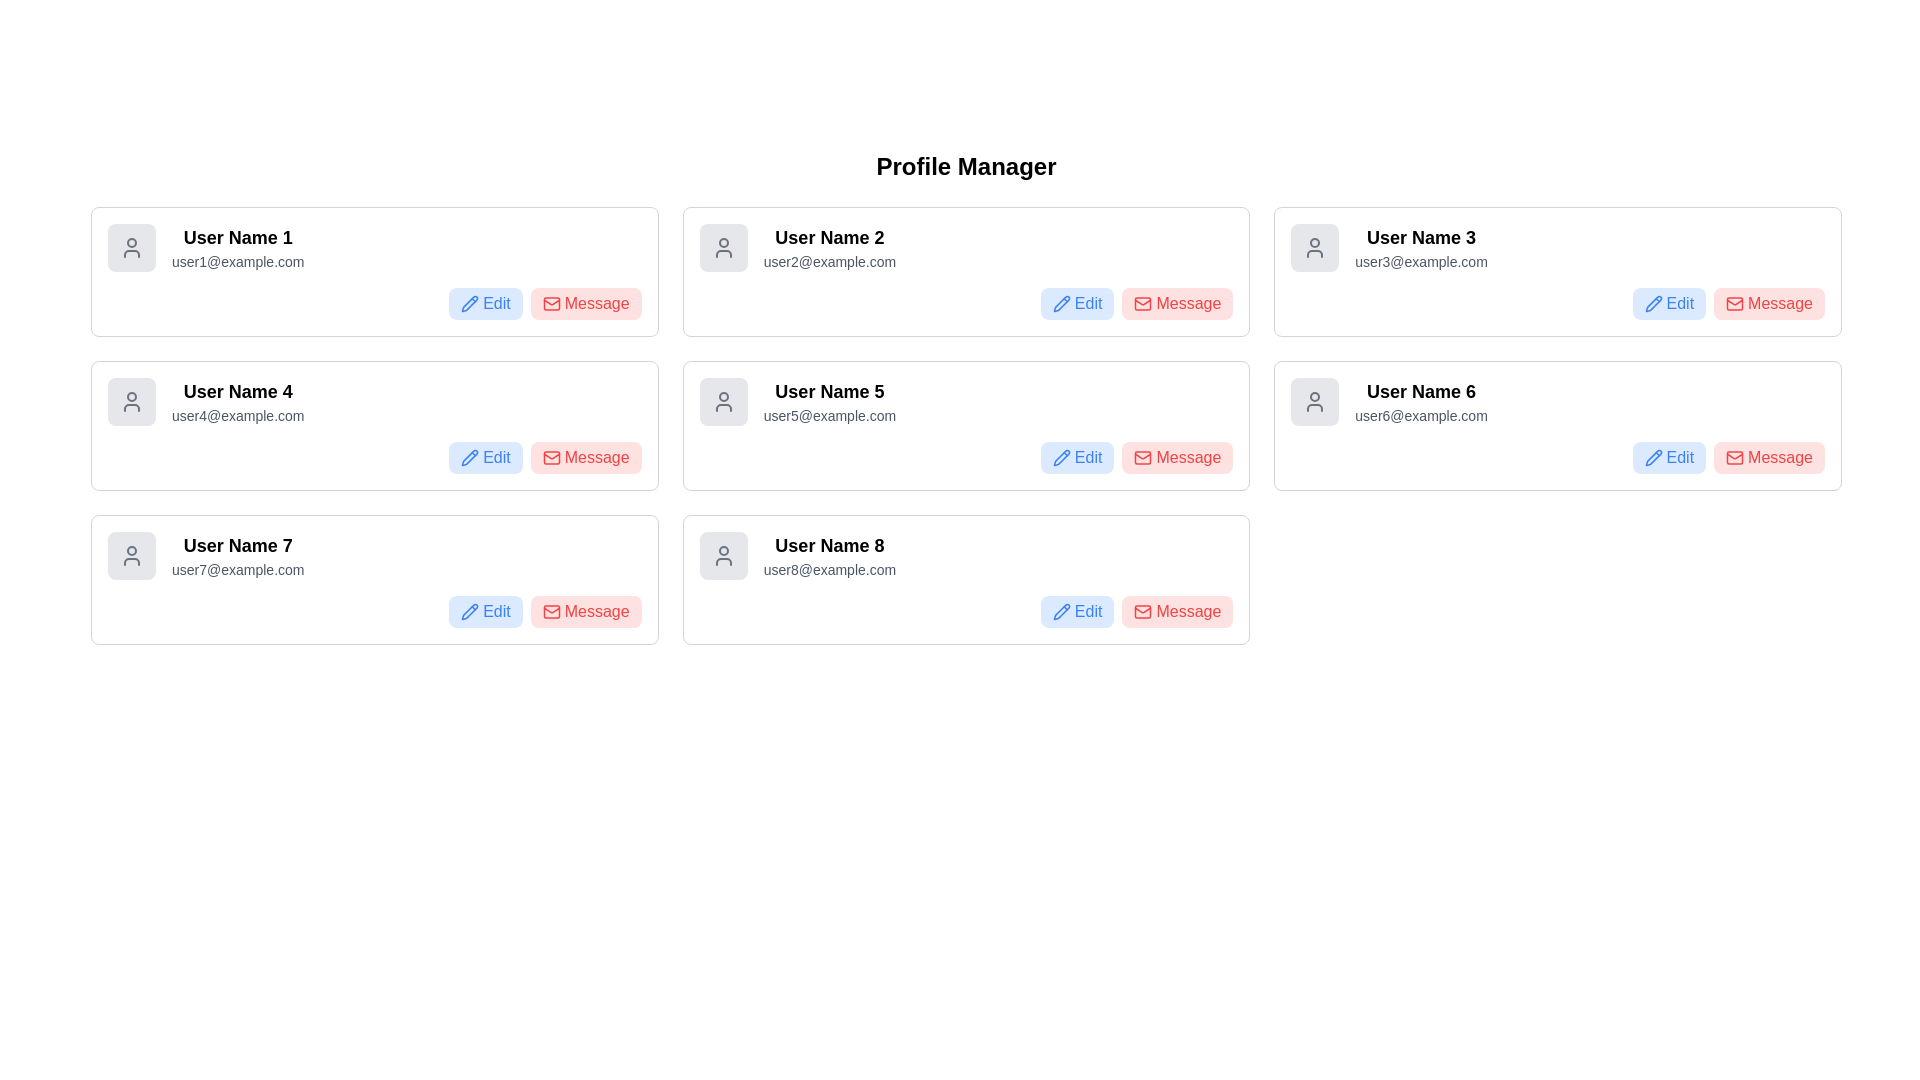 The image size is (1920, 1080). Describe the element at coordinates (1653, 304) in the screenshot. I see `the main body of the pencil icon located in the edit button for 'User Name 3' in the top-right corner of the user card` at that location.